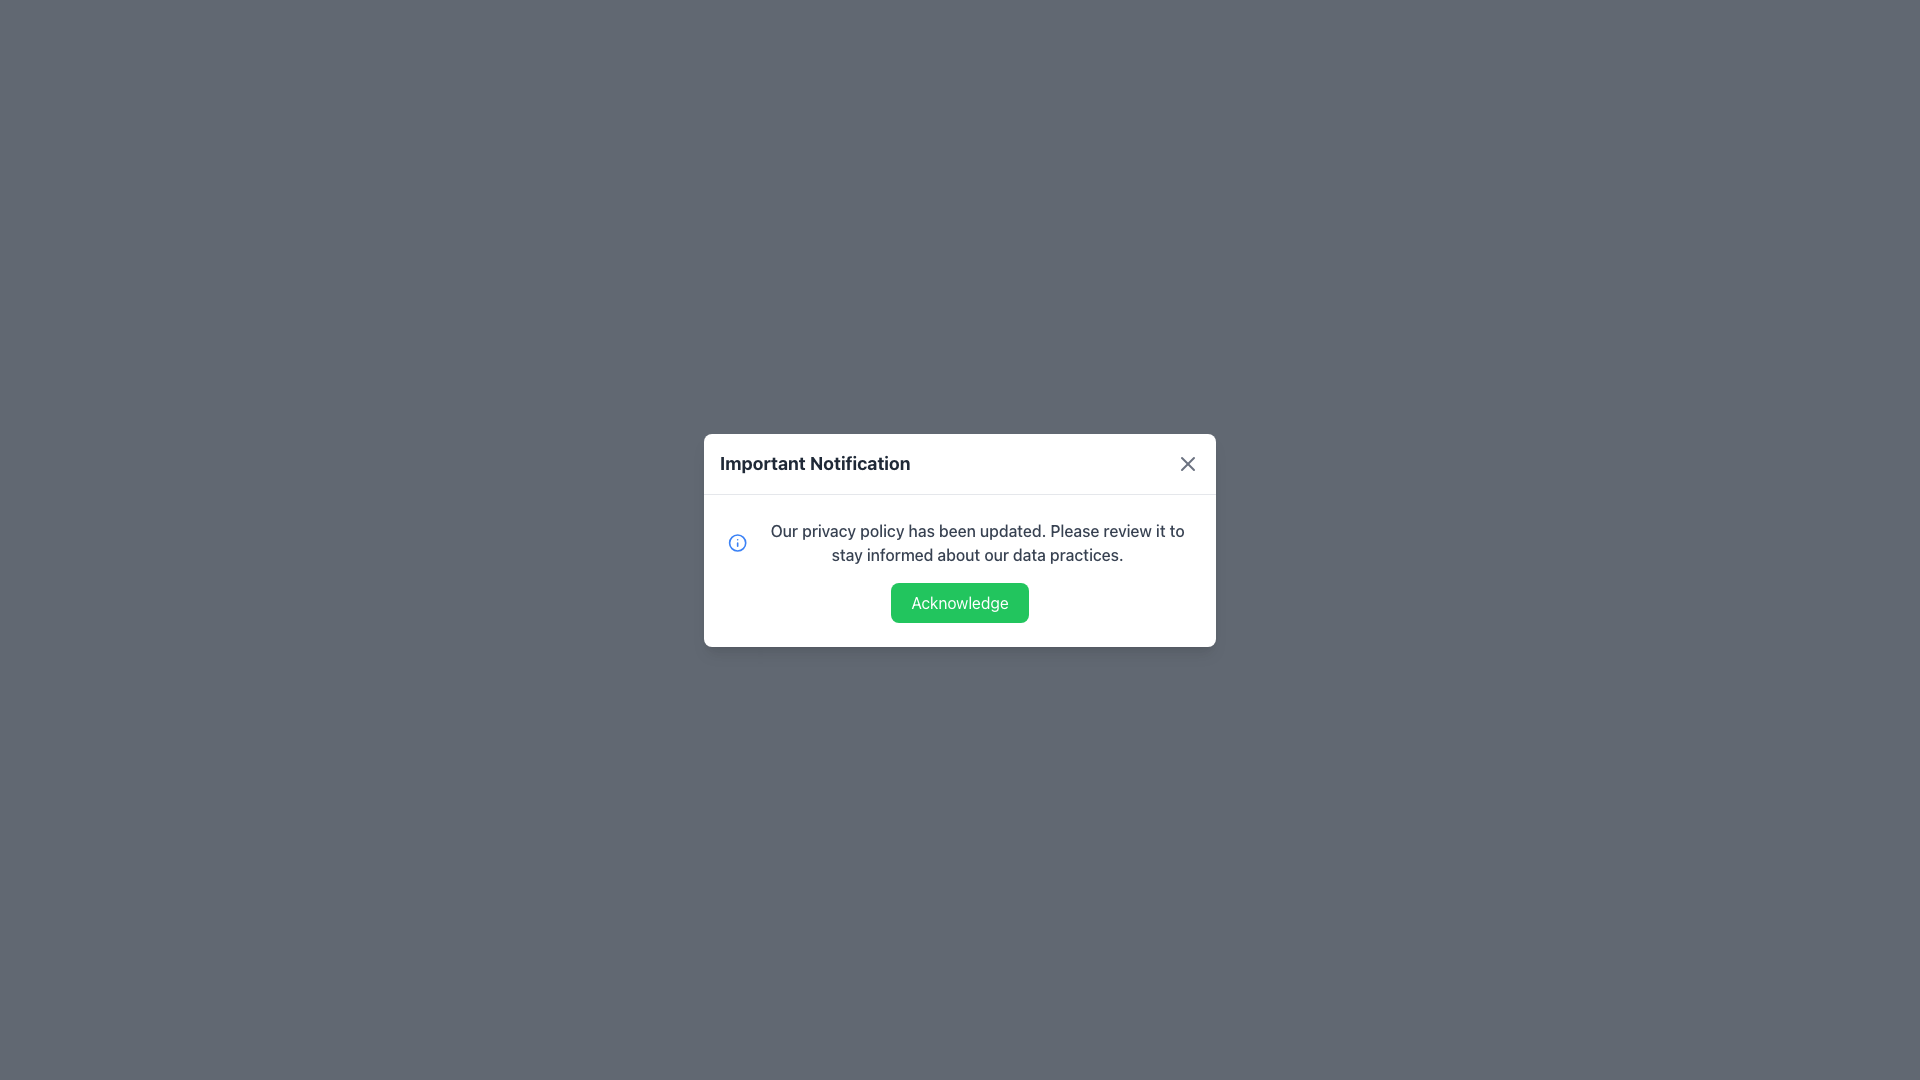  What do you see at coordinates (977, 542) in the screenshot?
I see `privacy policy update message displayed in gray font within the modal dialog under 'Important Notification'` at bounding box center [977, 542].